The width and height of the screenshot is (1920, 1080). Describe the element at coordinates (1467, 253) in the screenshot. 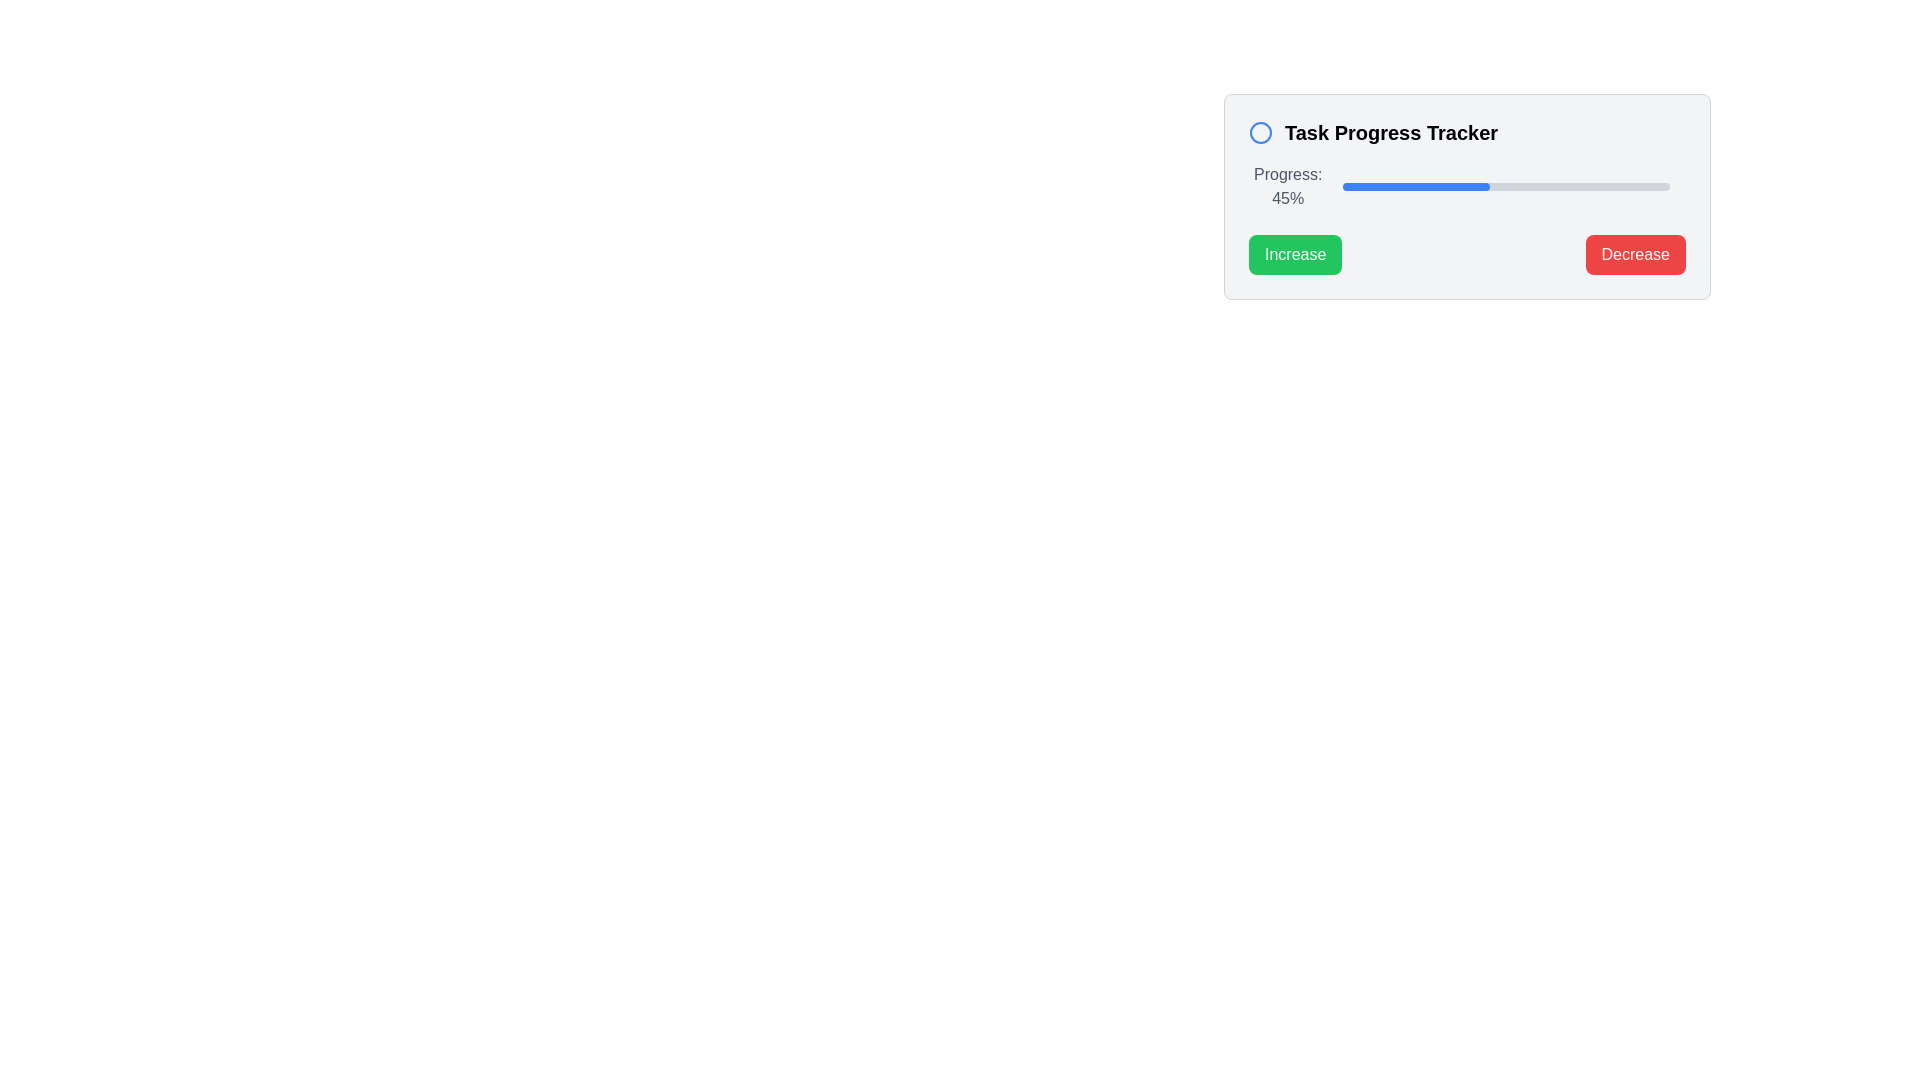

I see `the Horizontal button group containing the 'Increase' and 'Decrease' buttons for visual feedback` at that location.